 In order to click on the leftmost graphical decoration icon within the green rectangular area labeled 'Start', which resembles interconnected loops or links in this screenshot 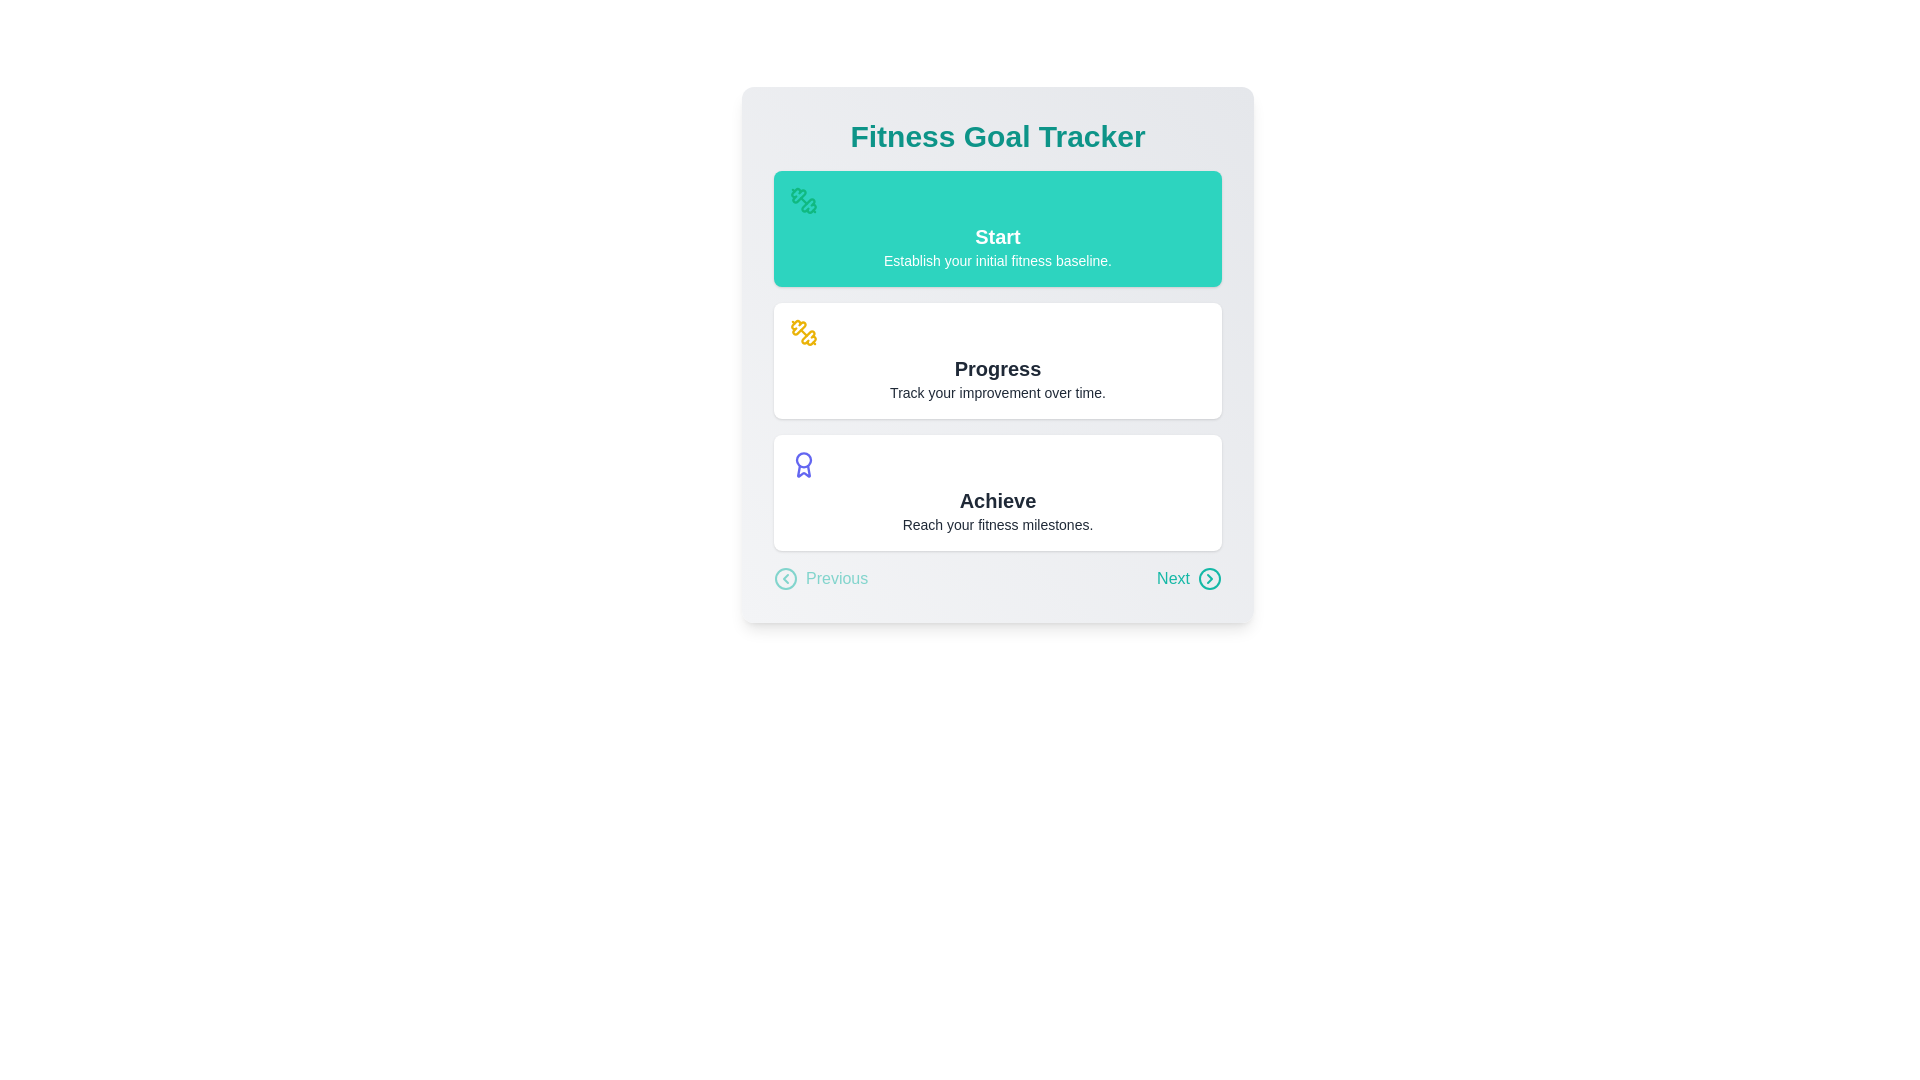, I will do `click(797, 195)`.